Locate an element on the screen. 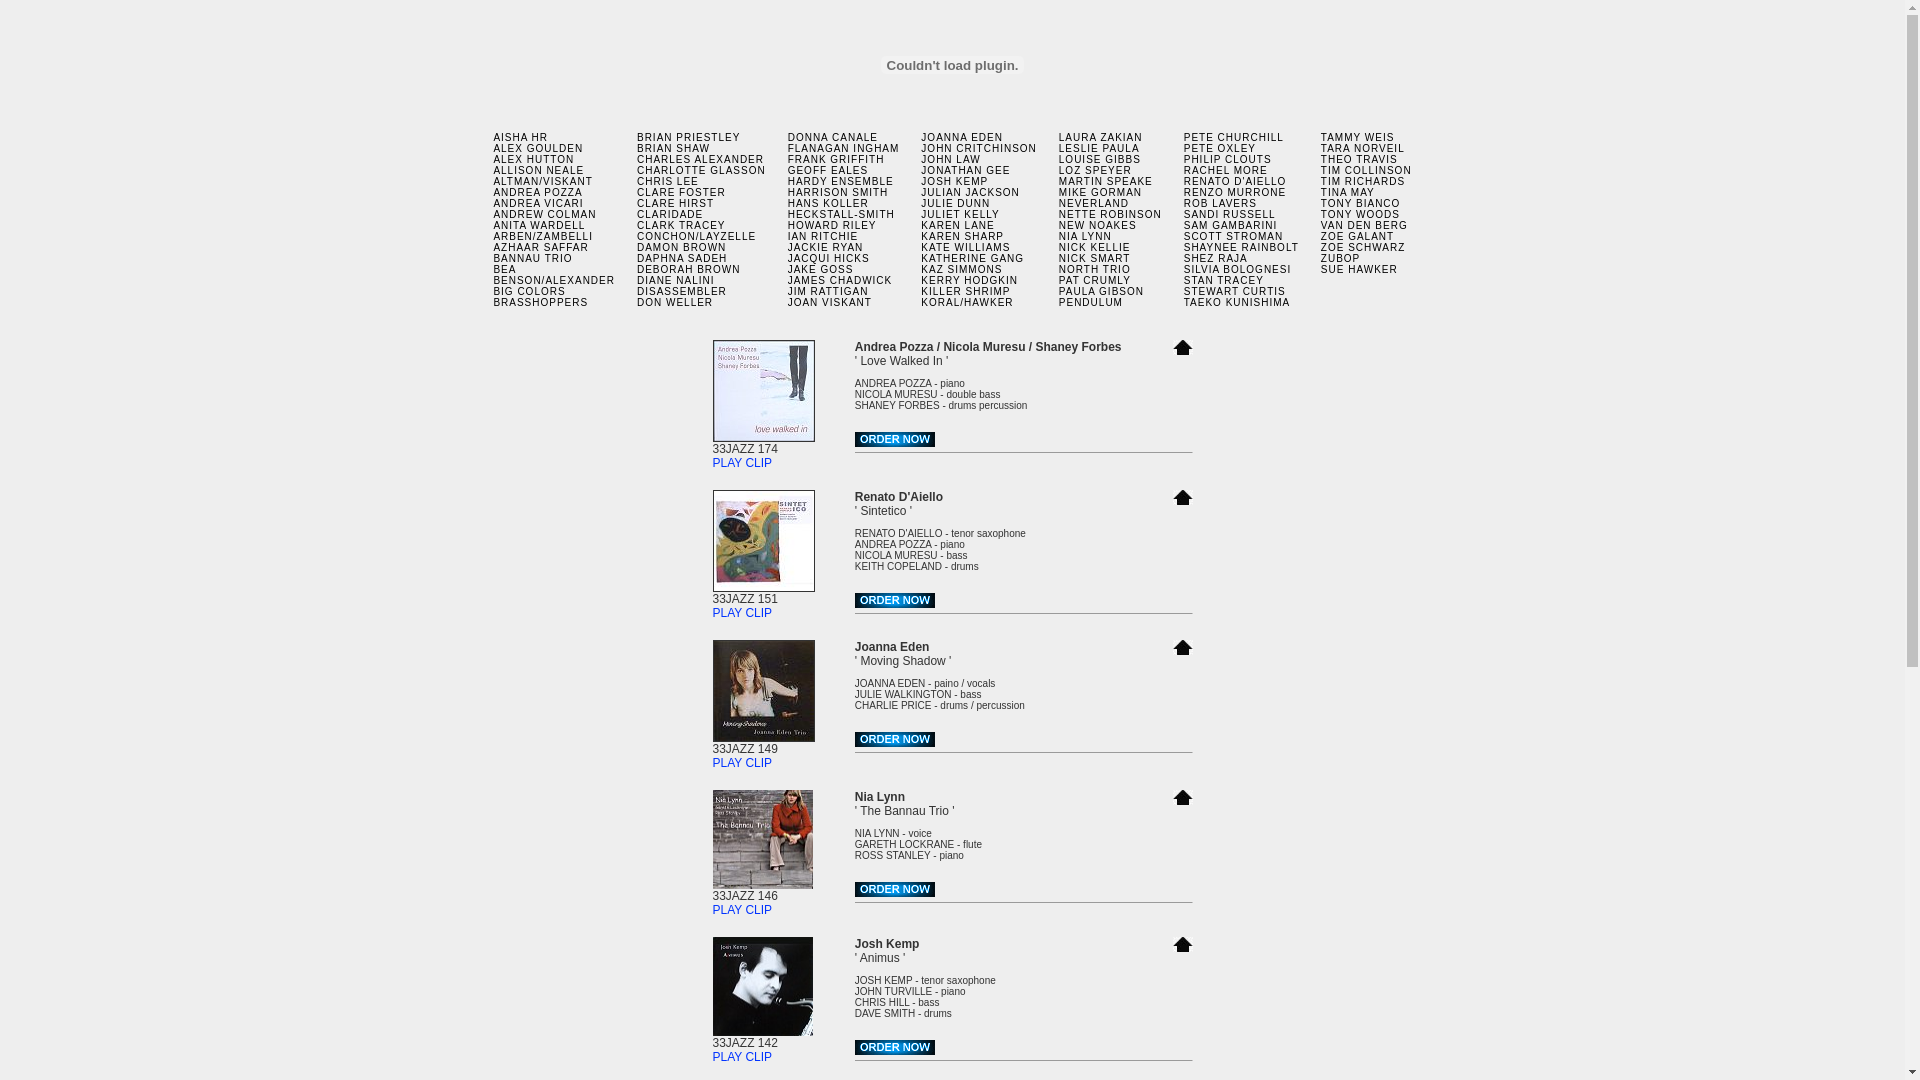  'ANDREA VICARI' is located at coordinates (537, 203).